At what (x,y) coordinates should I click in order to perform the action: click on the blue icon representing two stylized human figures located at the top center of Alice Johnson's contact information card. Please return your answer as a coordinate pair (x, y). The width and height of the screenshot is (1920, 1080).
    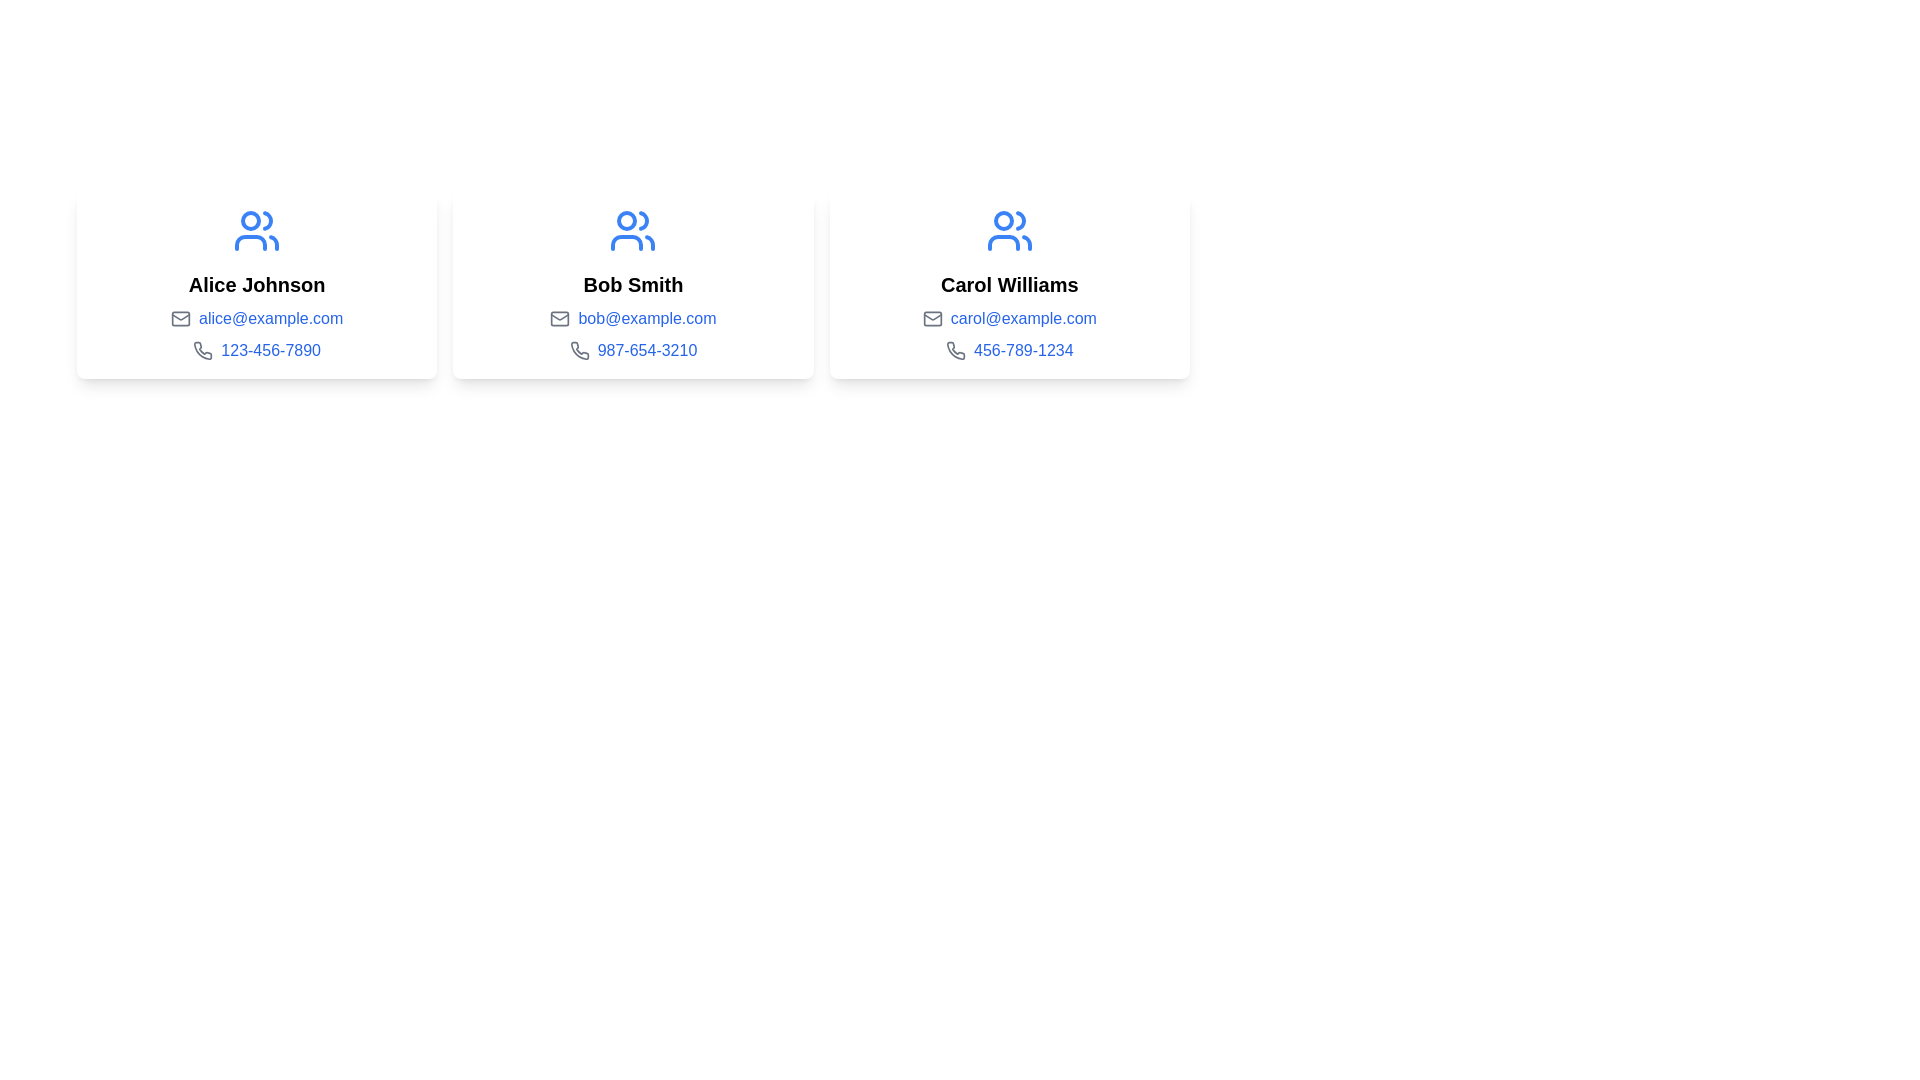
    Looking at the image, I should click on (256, 230).